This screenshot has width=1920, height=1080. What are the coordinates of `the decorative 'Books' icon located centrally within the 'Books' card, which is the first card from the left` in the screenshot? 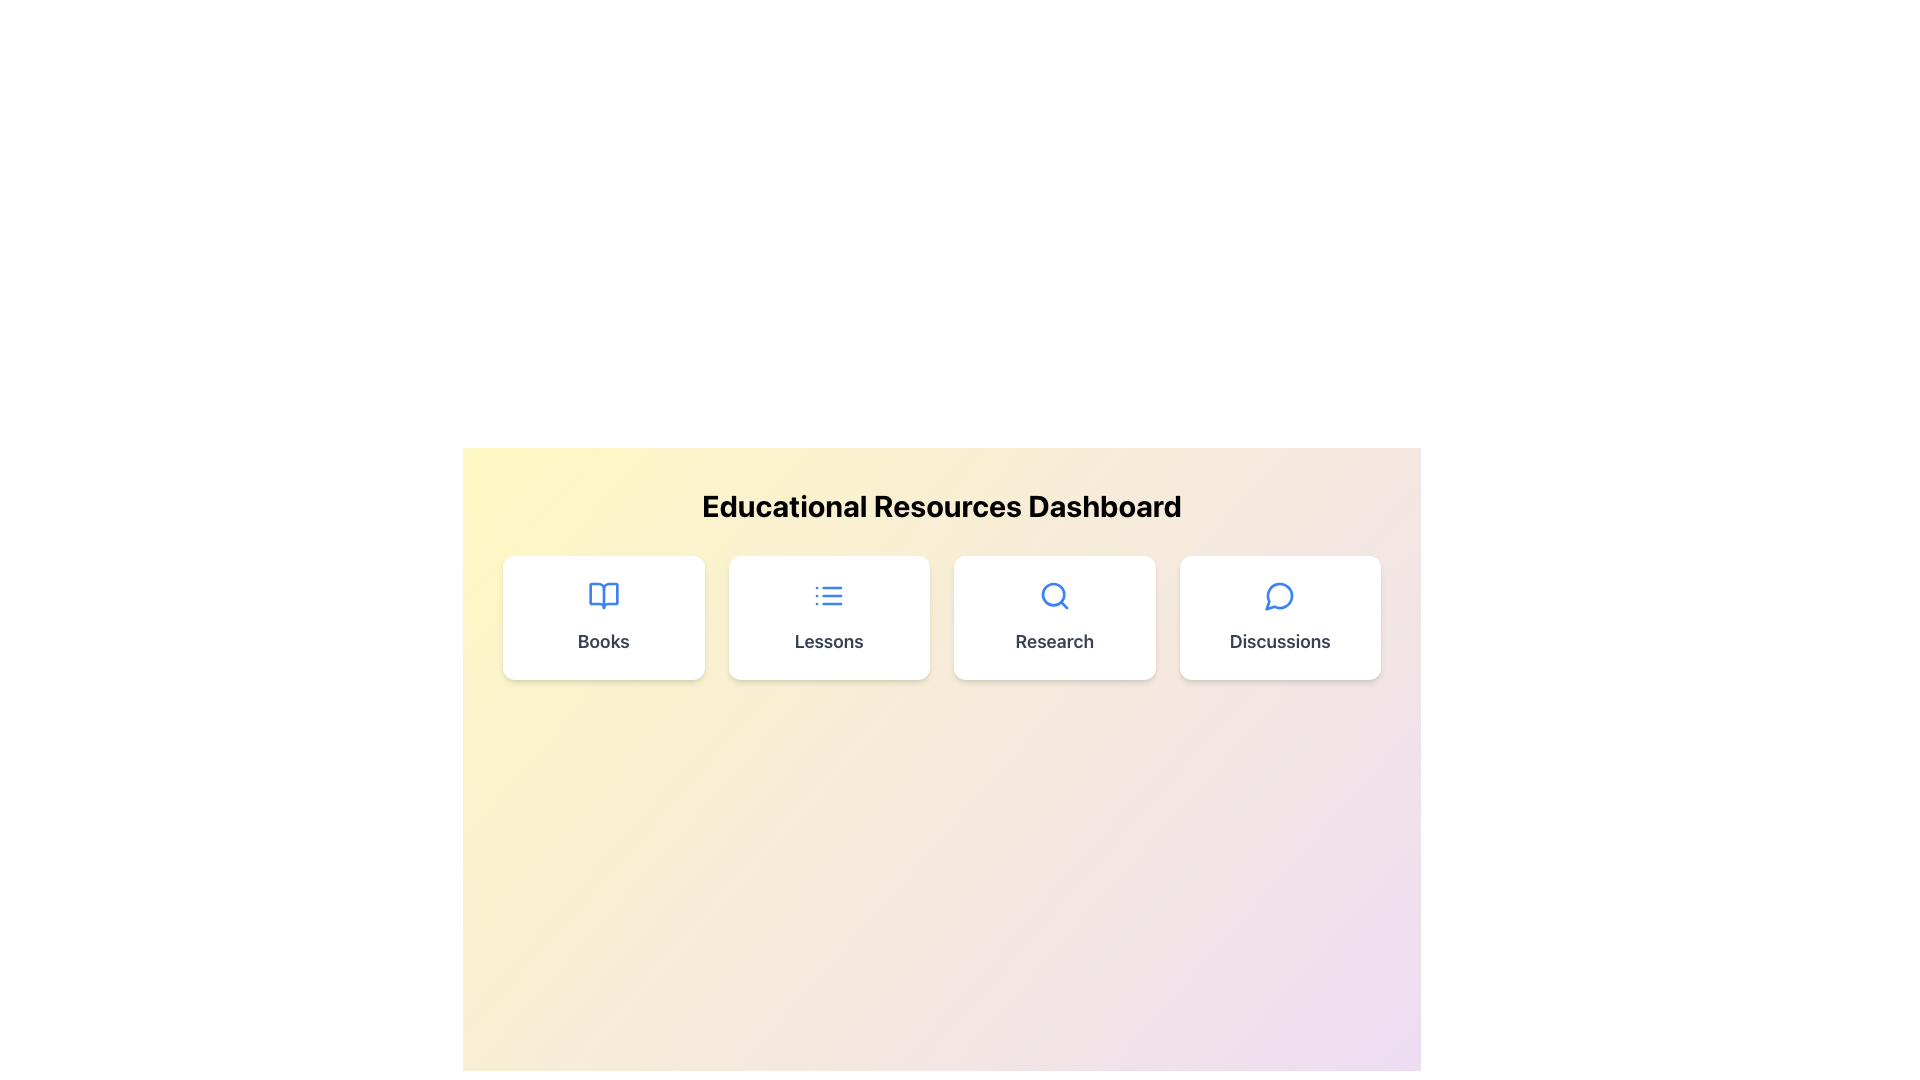 It's located at (602, 595).